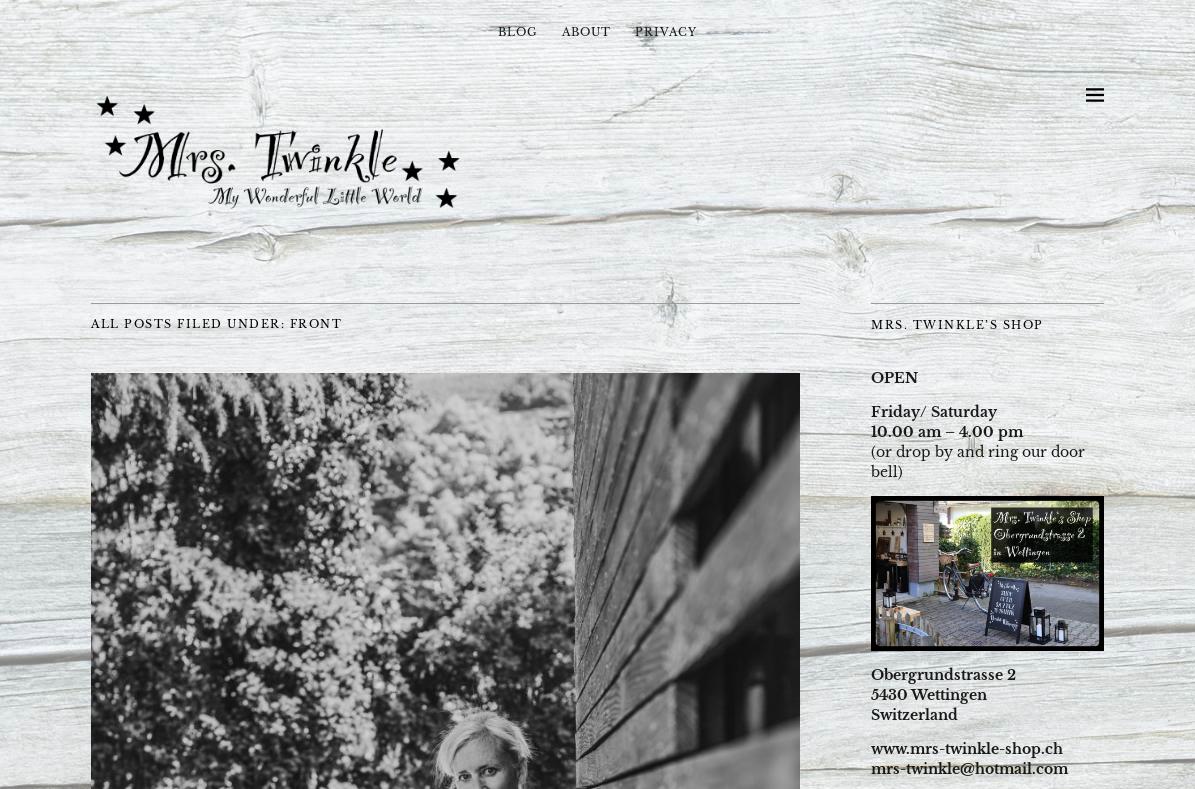 The height and width of the screenshot is (789, 1195). I want to click on 'www.mrs-twinkle-shop.ch', so click(870, 748).